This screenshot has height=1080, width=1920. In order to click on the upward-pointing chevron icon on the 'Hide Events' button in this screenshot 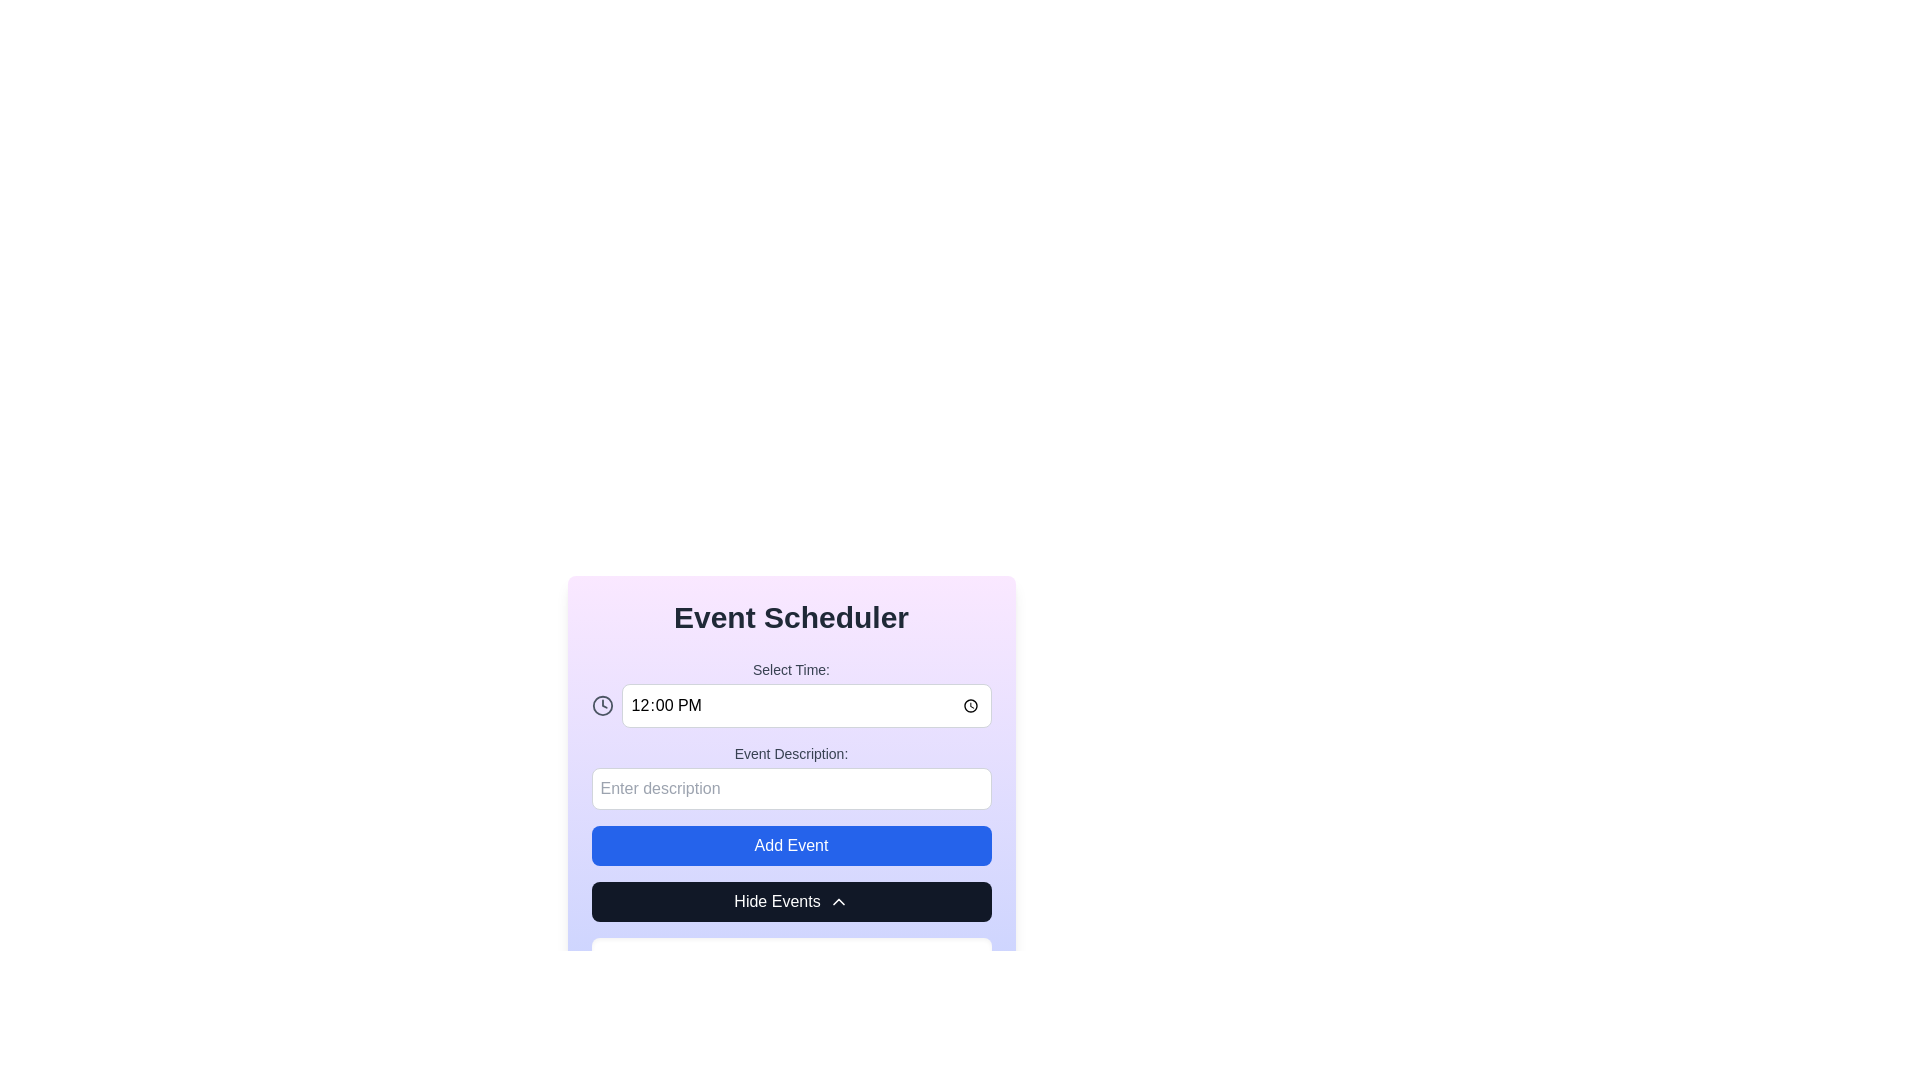, I will do `click(838, 902)`.